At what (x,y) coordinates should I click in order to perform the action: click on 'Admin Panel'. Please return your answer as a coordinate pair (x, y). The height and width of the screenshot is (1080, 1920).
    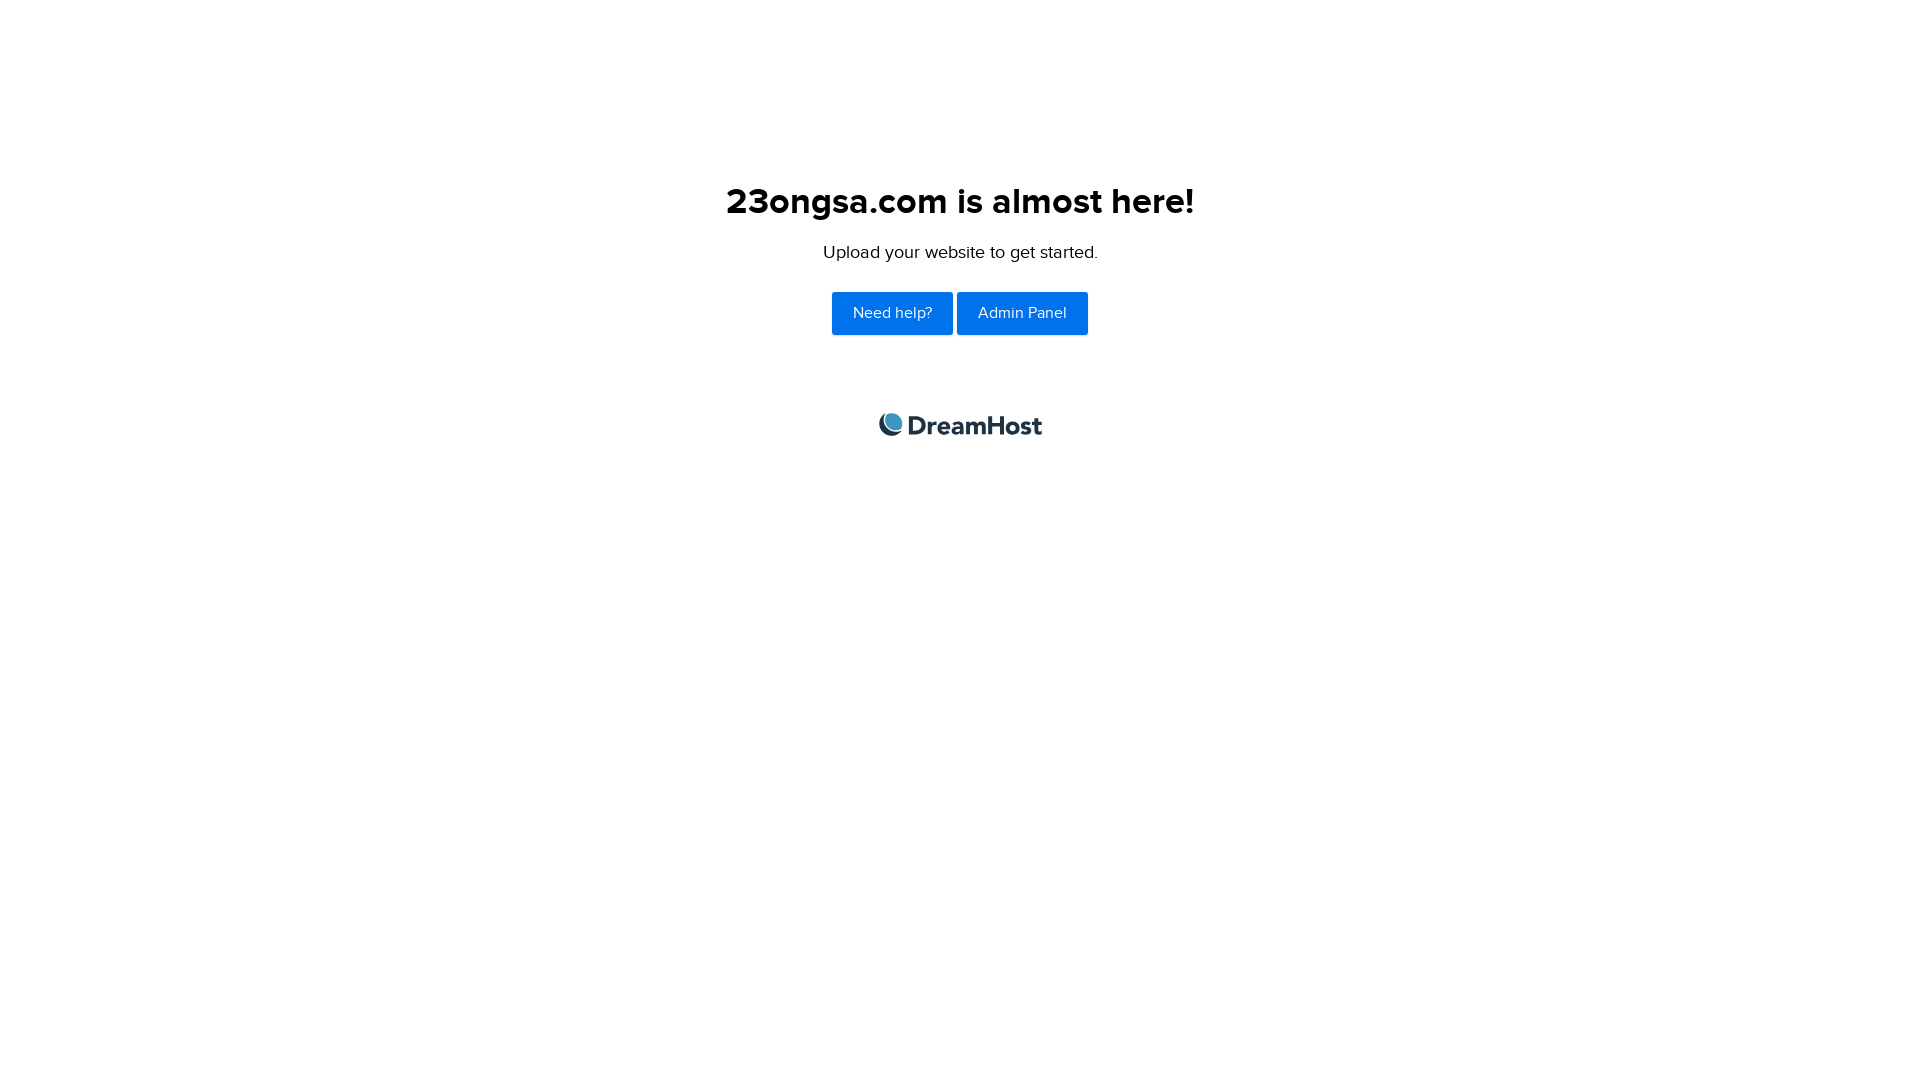
    Looking at the image, I should click on (1022, 313).